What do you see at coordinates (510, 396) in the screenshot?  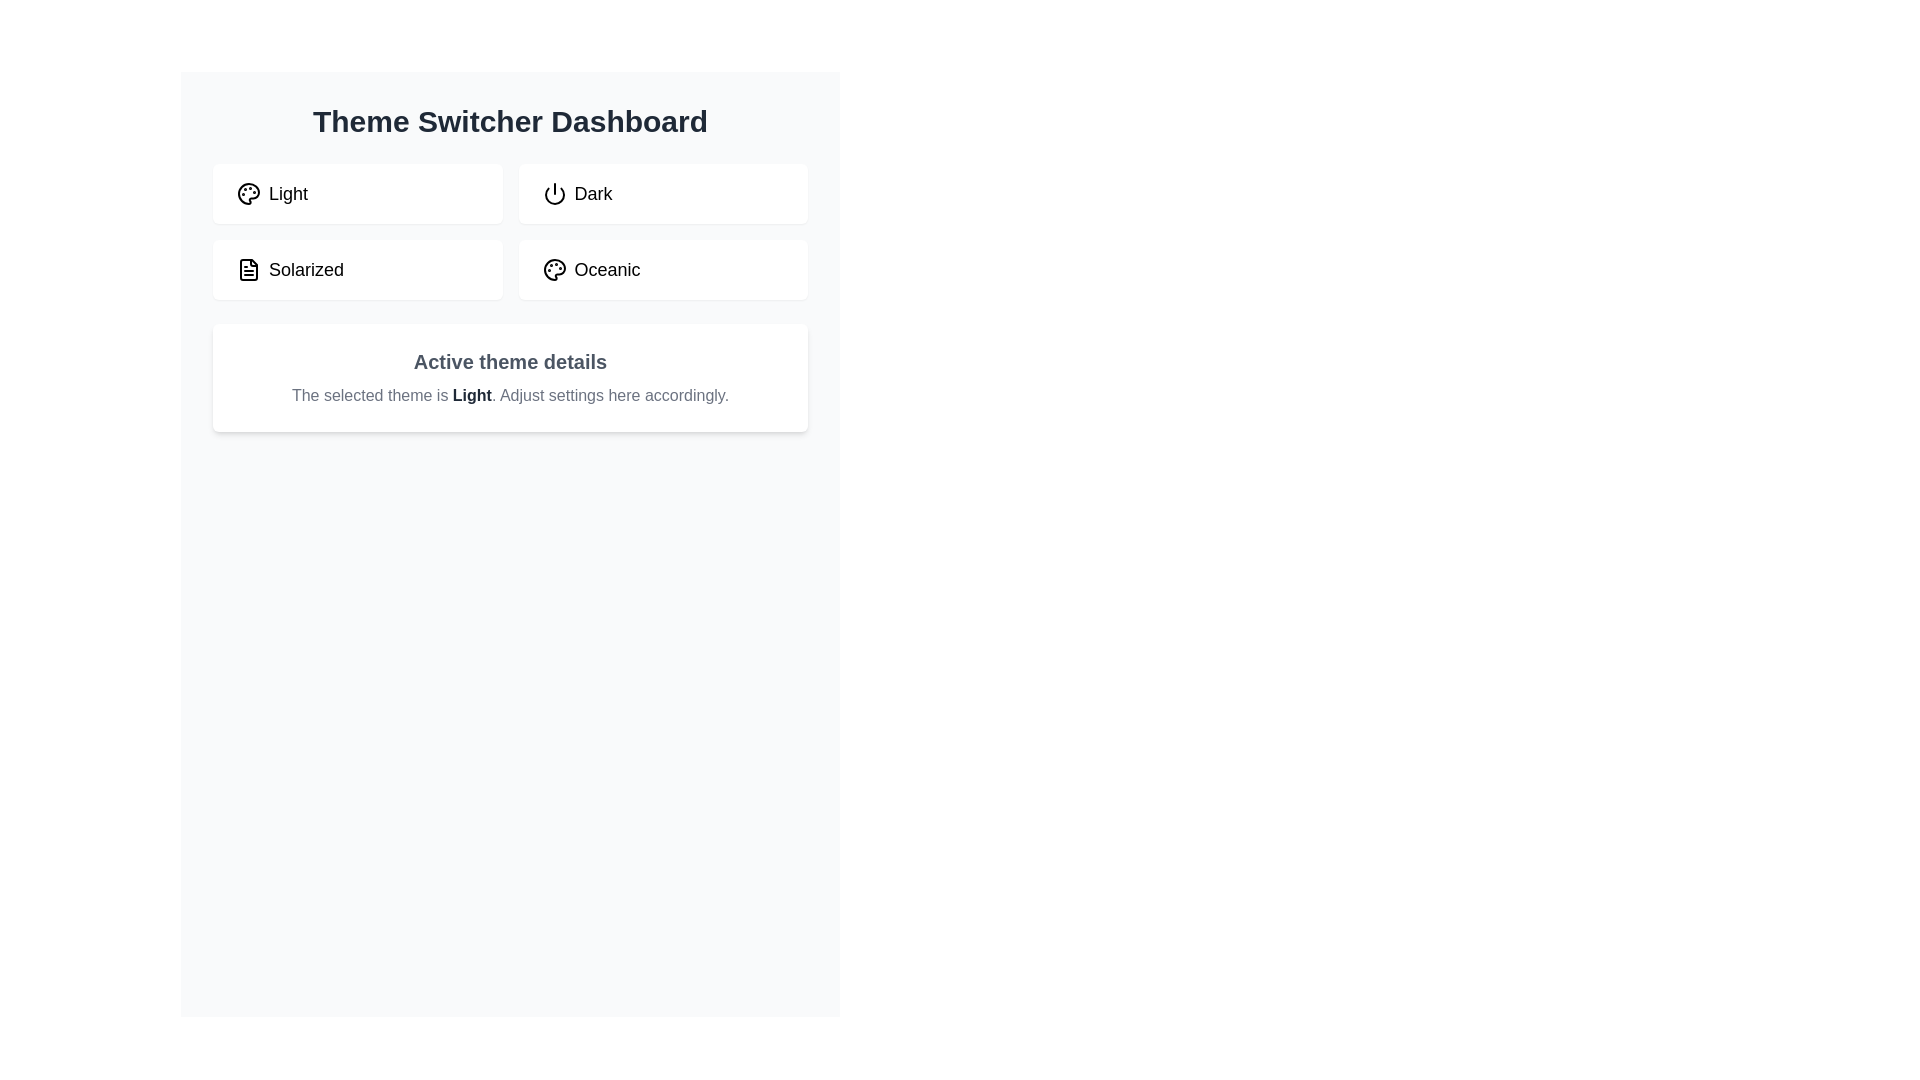 I see `the static text element displaying the message 'The selected theme is Light. Adjust settings here accordingly.' which is located below the heading 'Active theme details'` at bounding box center [510, 396].